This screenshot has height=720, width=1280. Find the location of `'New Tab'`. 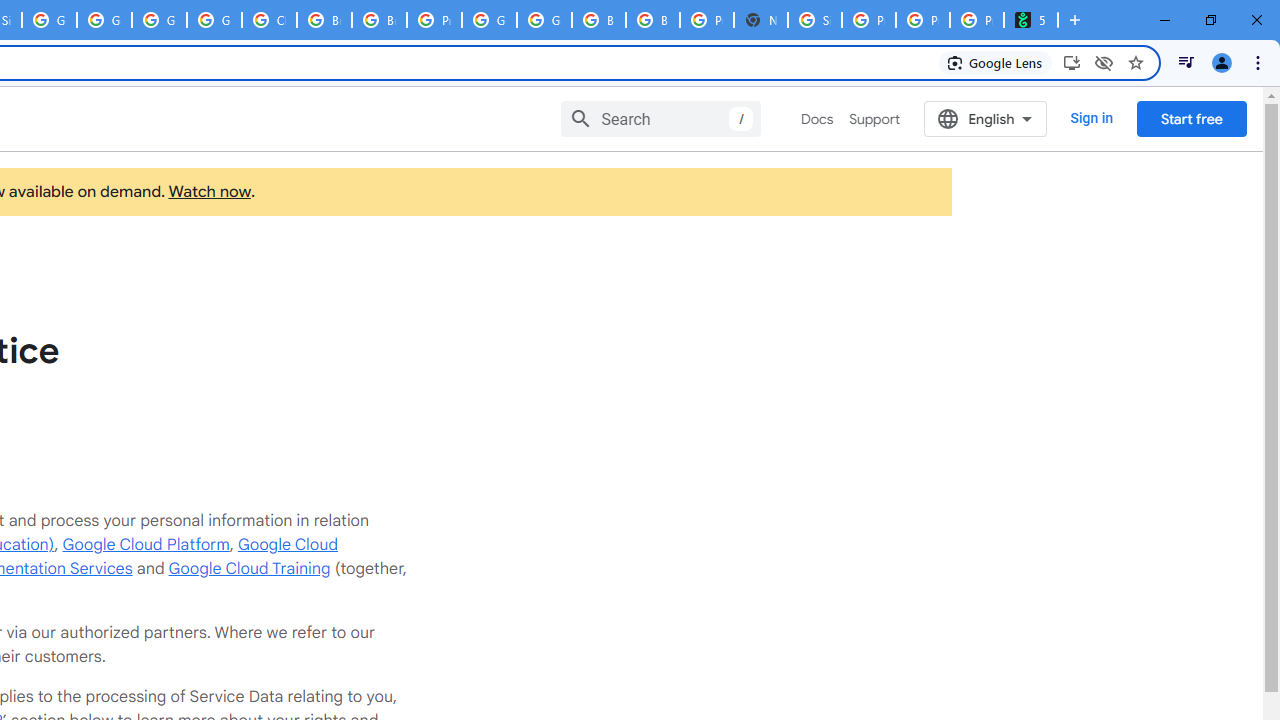

'New Tab' is located at coordinates (759, 20).